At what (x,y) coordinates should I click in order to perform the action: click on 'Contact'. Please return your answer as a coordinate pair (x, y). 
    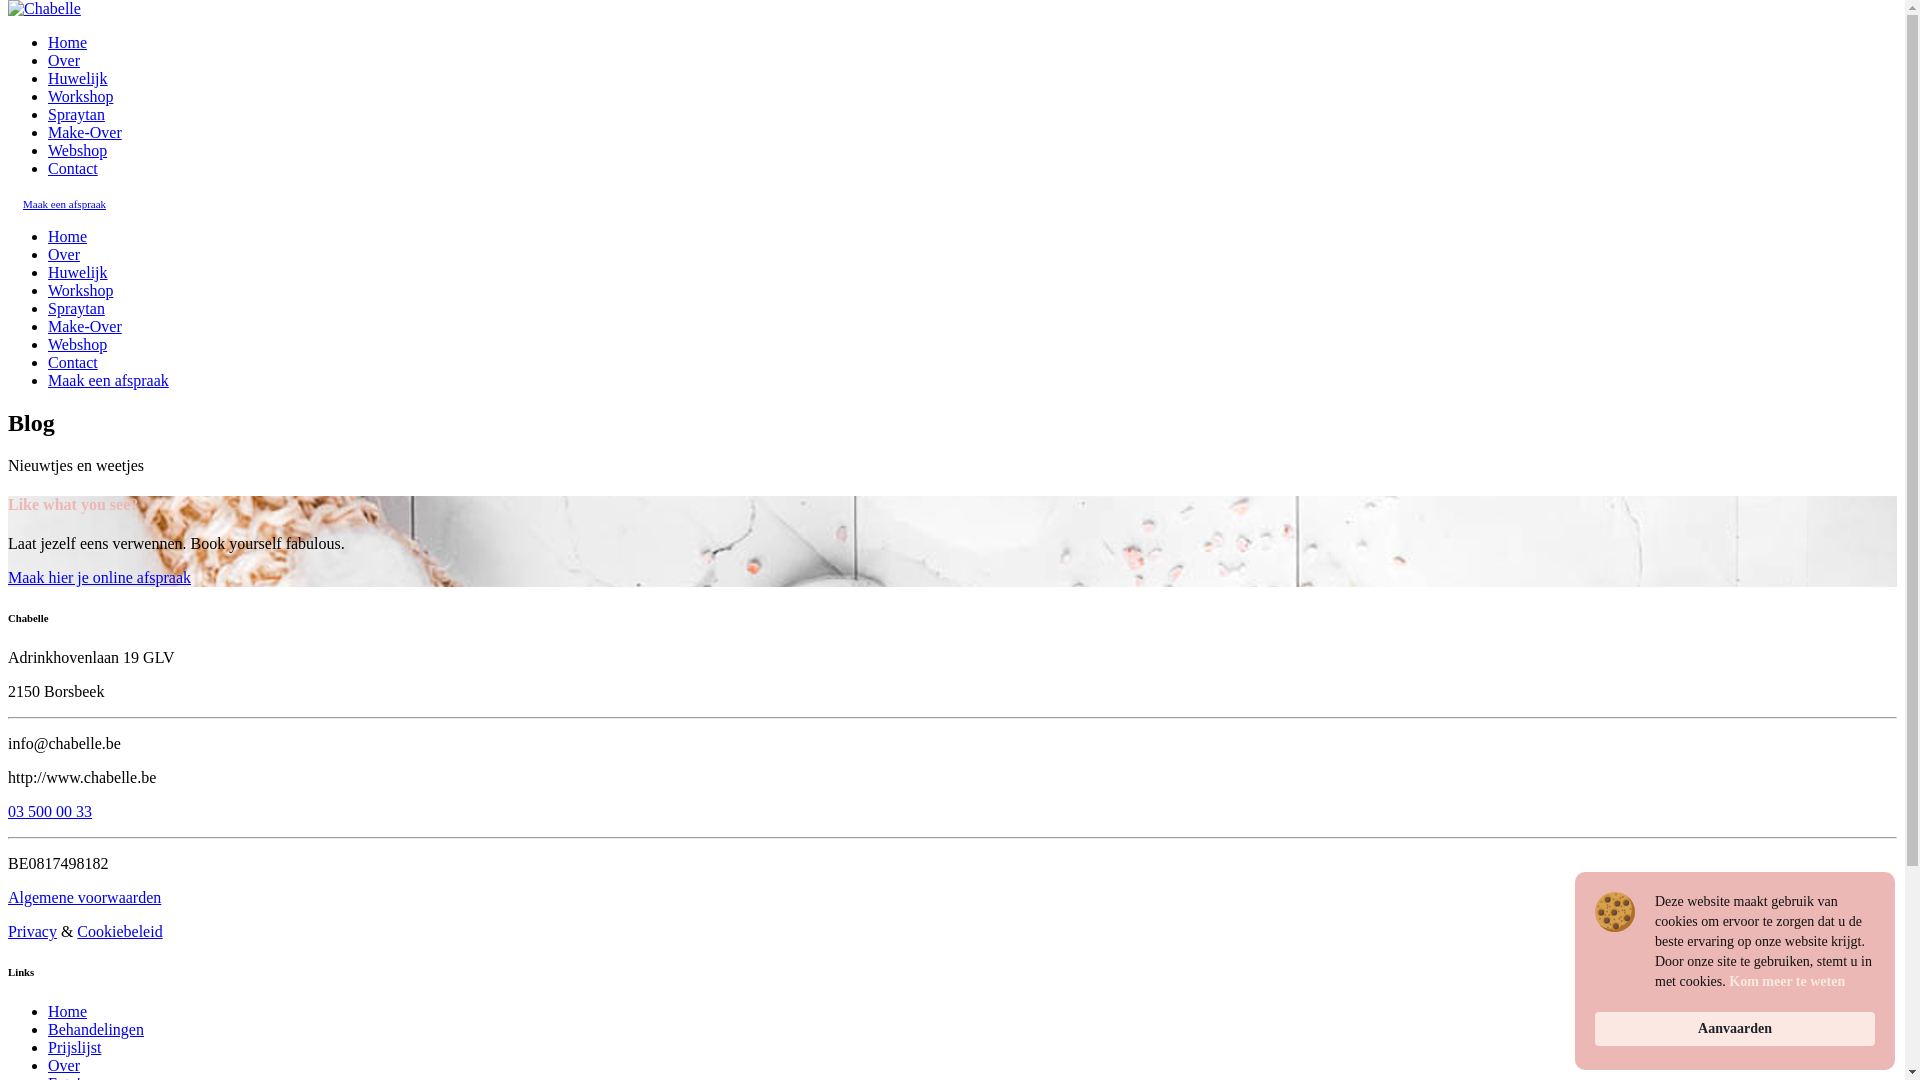
    Looking at the image, I should click on (72, 167).